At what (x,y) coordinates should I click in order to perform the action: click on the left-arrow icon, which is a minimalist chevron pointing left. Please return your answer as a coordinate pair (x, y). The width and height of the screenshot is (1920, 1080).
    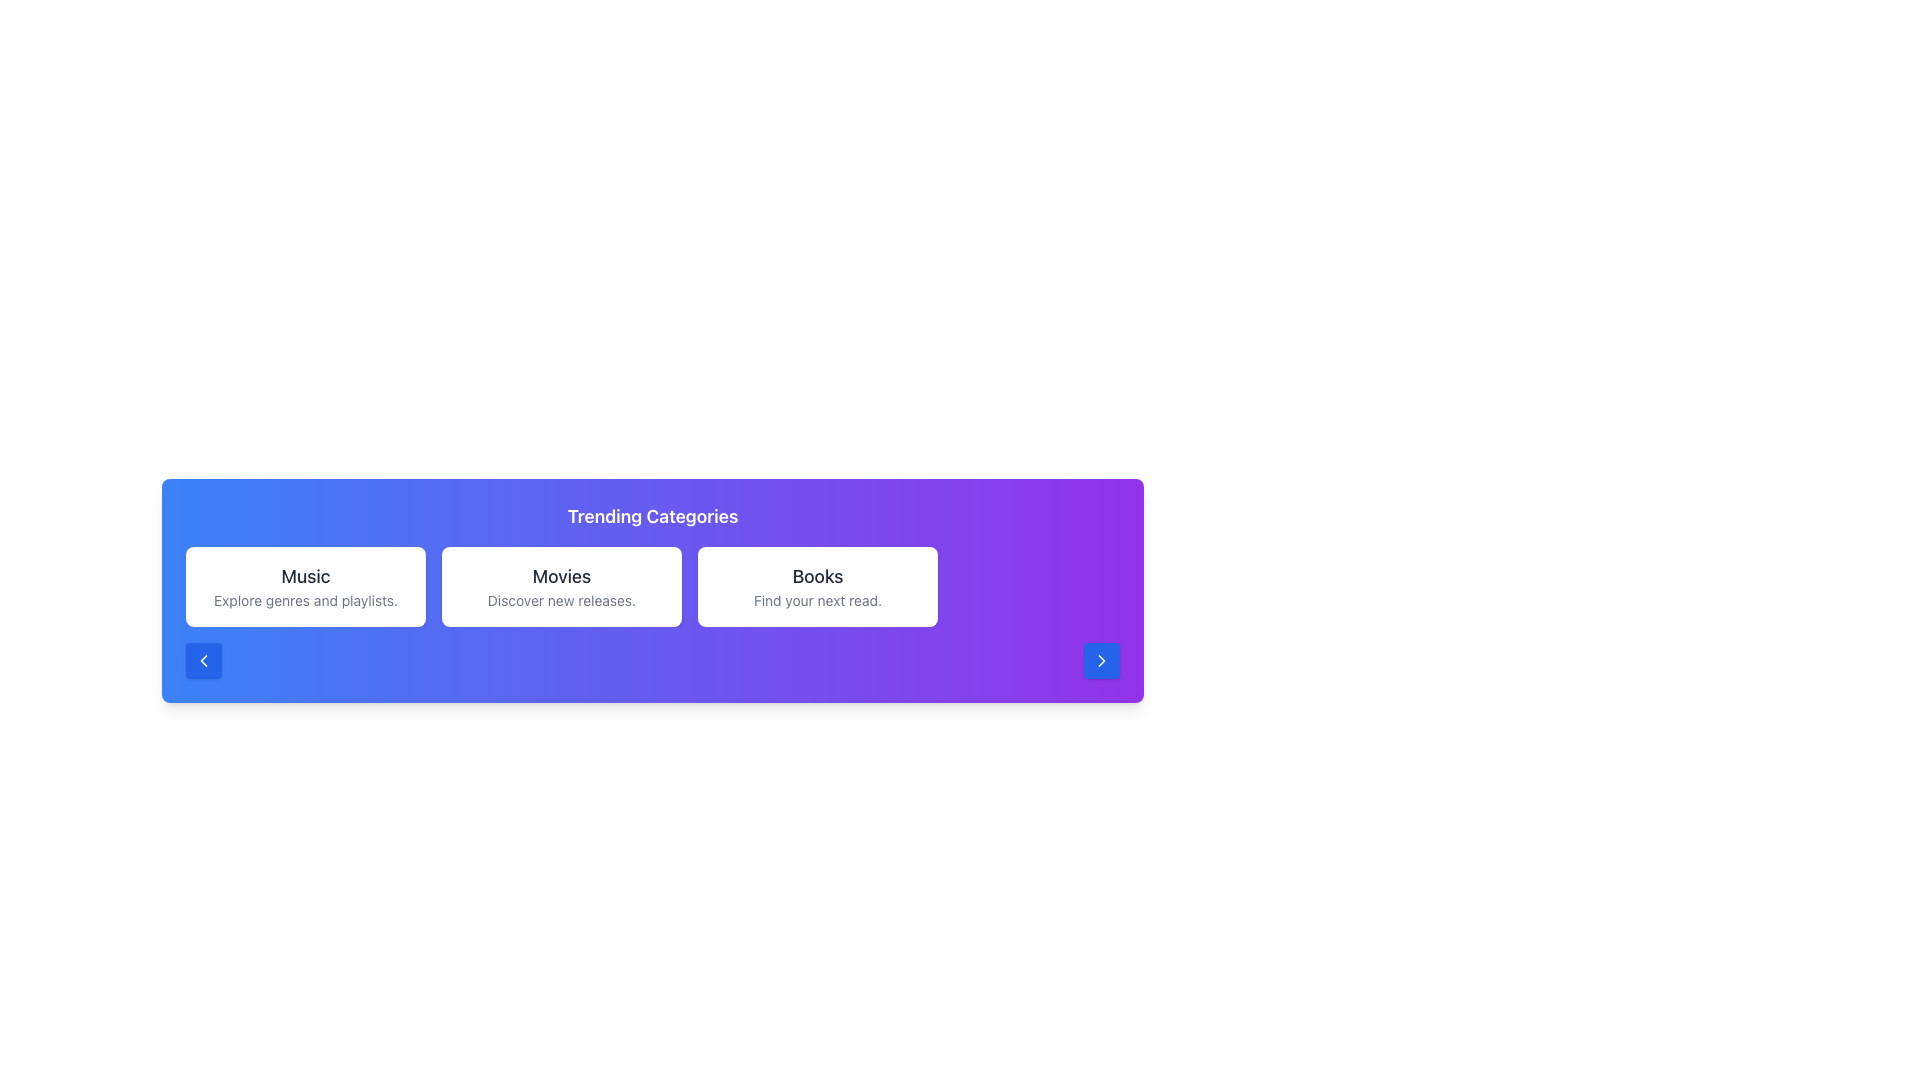
    Looking at the image, I should click on (203, 660).